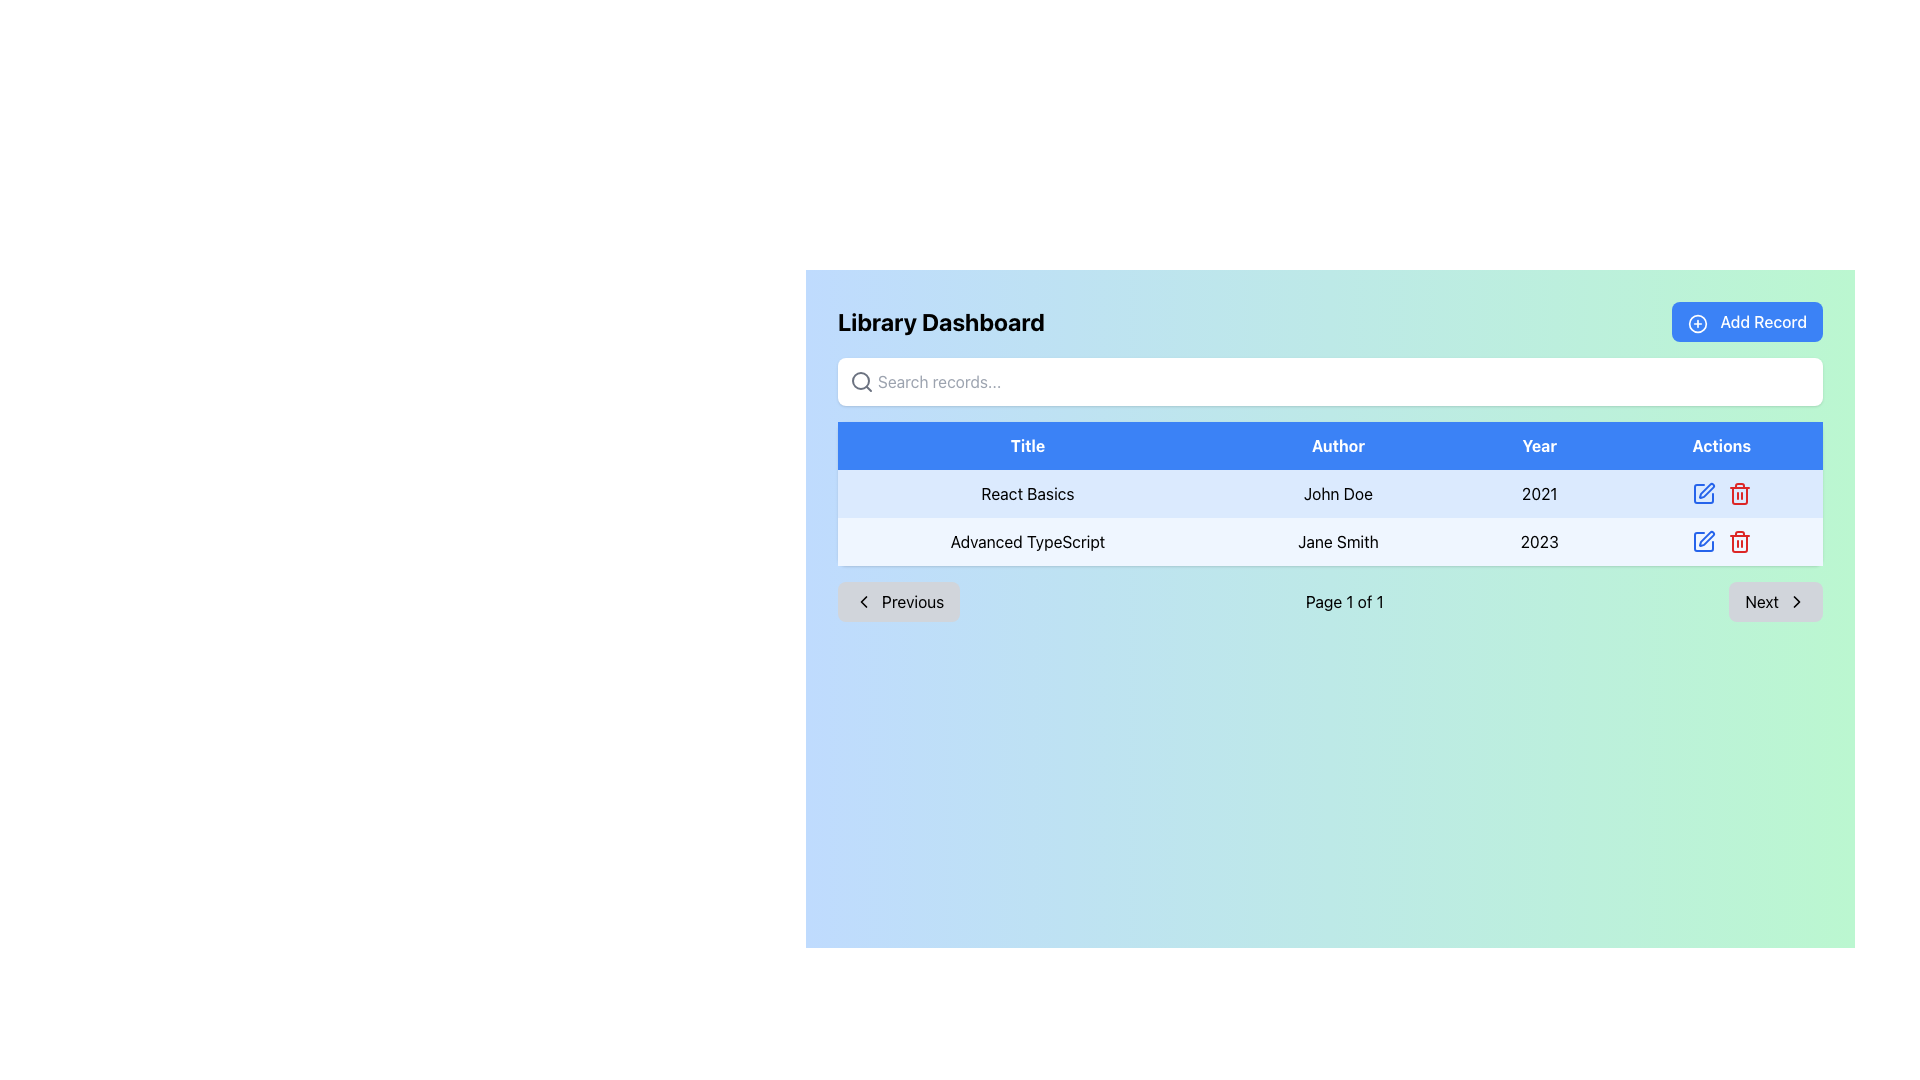 The height and width of the screenshot is (1080, 1920). I want to click on the text label displaying 'Page 1 of 1', which is centrally located below a data table and between the 'Previous' and 'Next' buttons, so click(1344, 600).